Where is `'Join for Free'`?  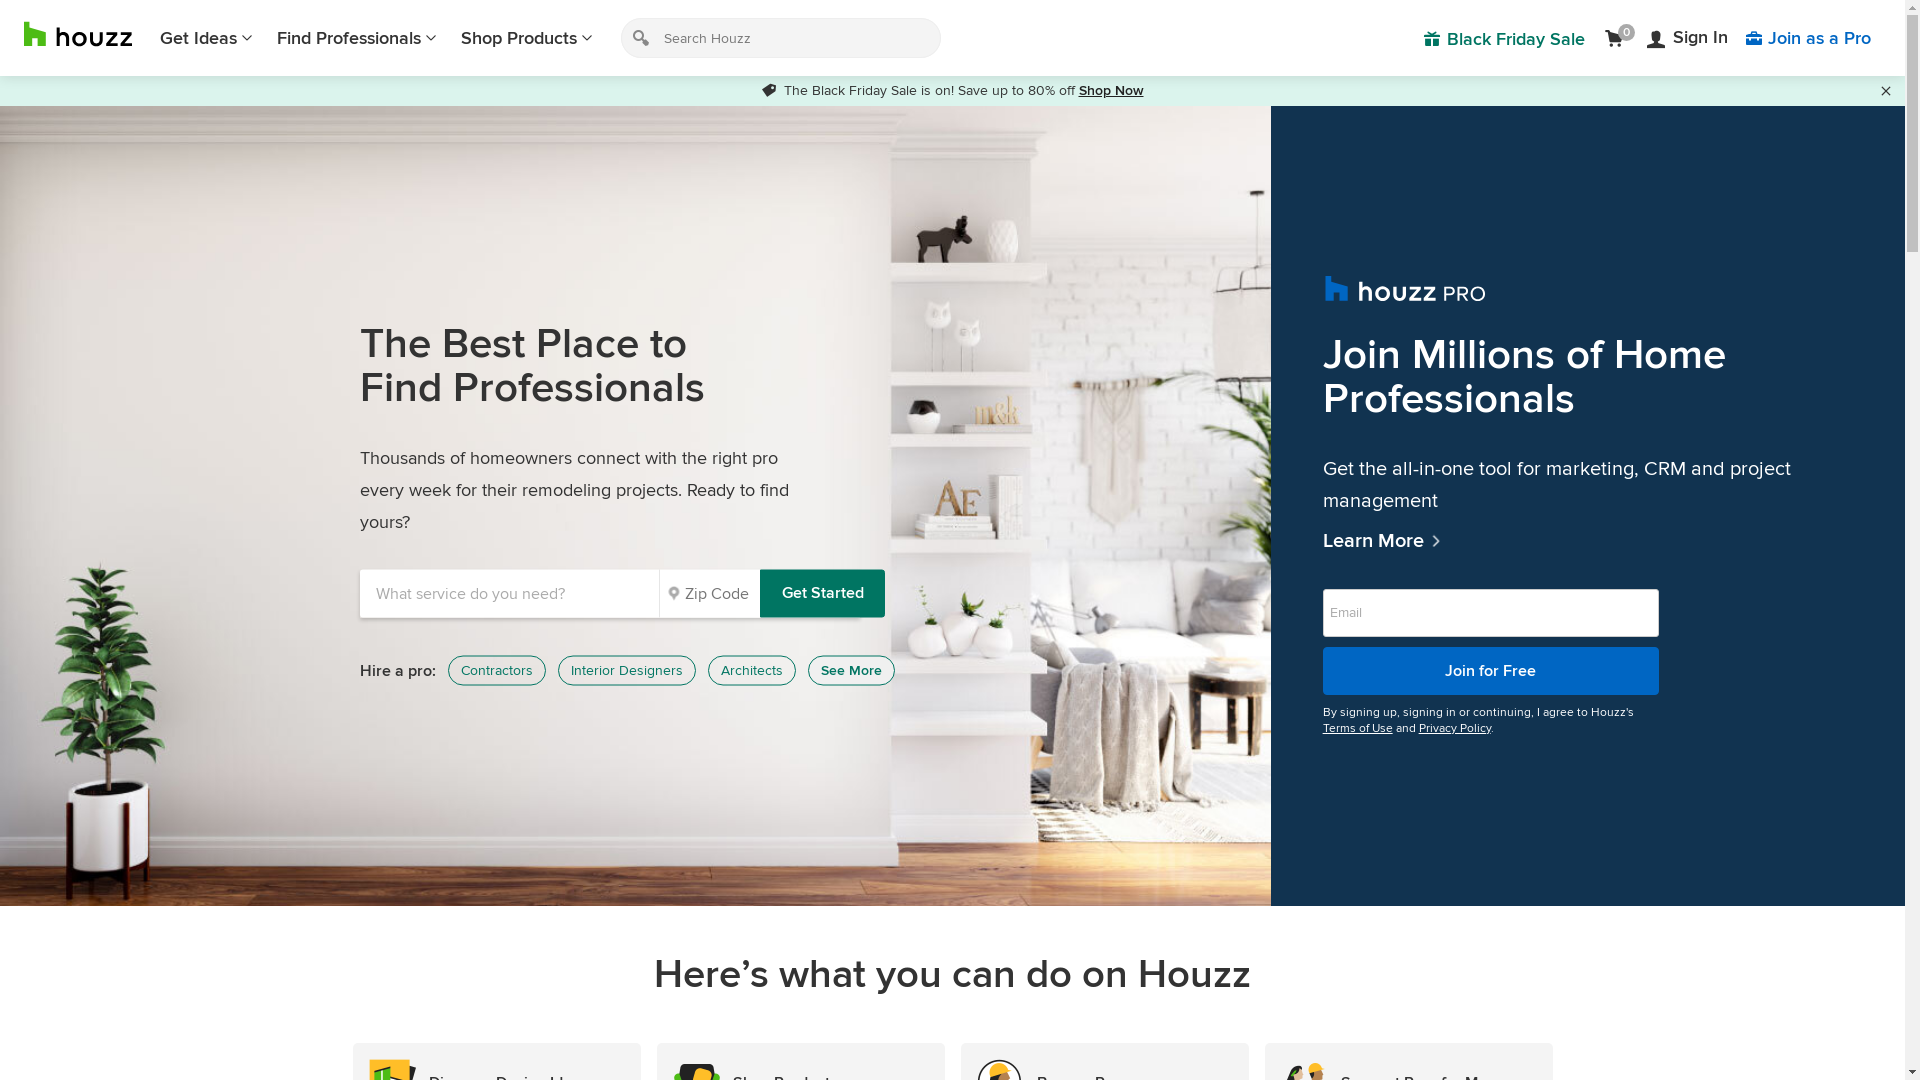 'Join for Free' is located at coordinates (1491, 670).